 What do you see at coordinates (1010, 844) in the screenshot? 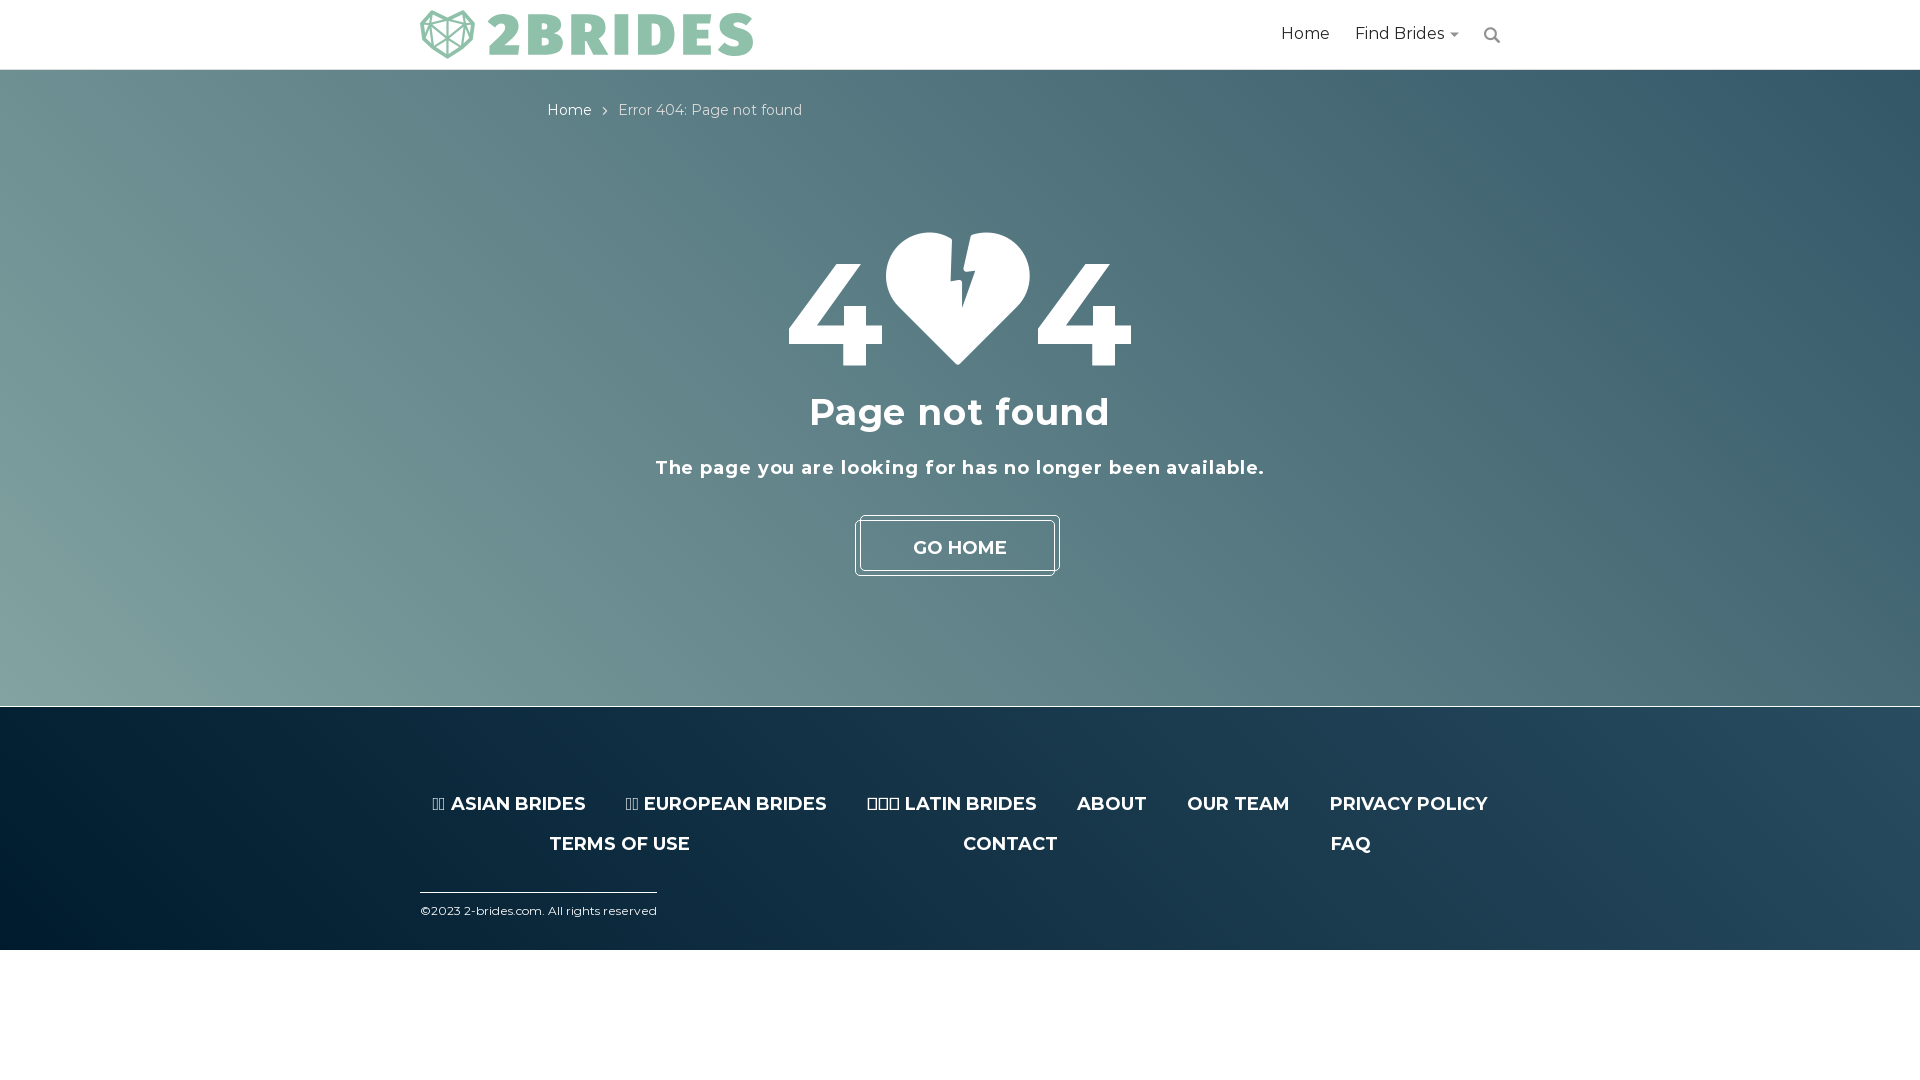
I see `'CONTACT'` at bounding box center [1010, 844].